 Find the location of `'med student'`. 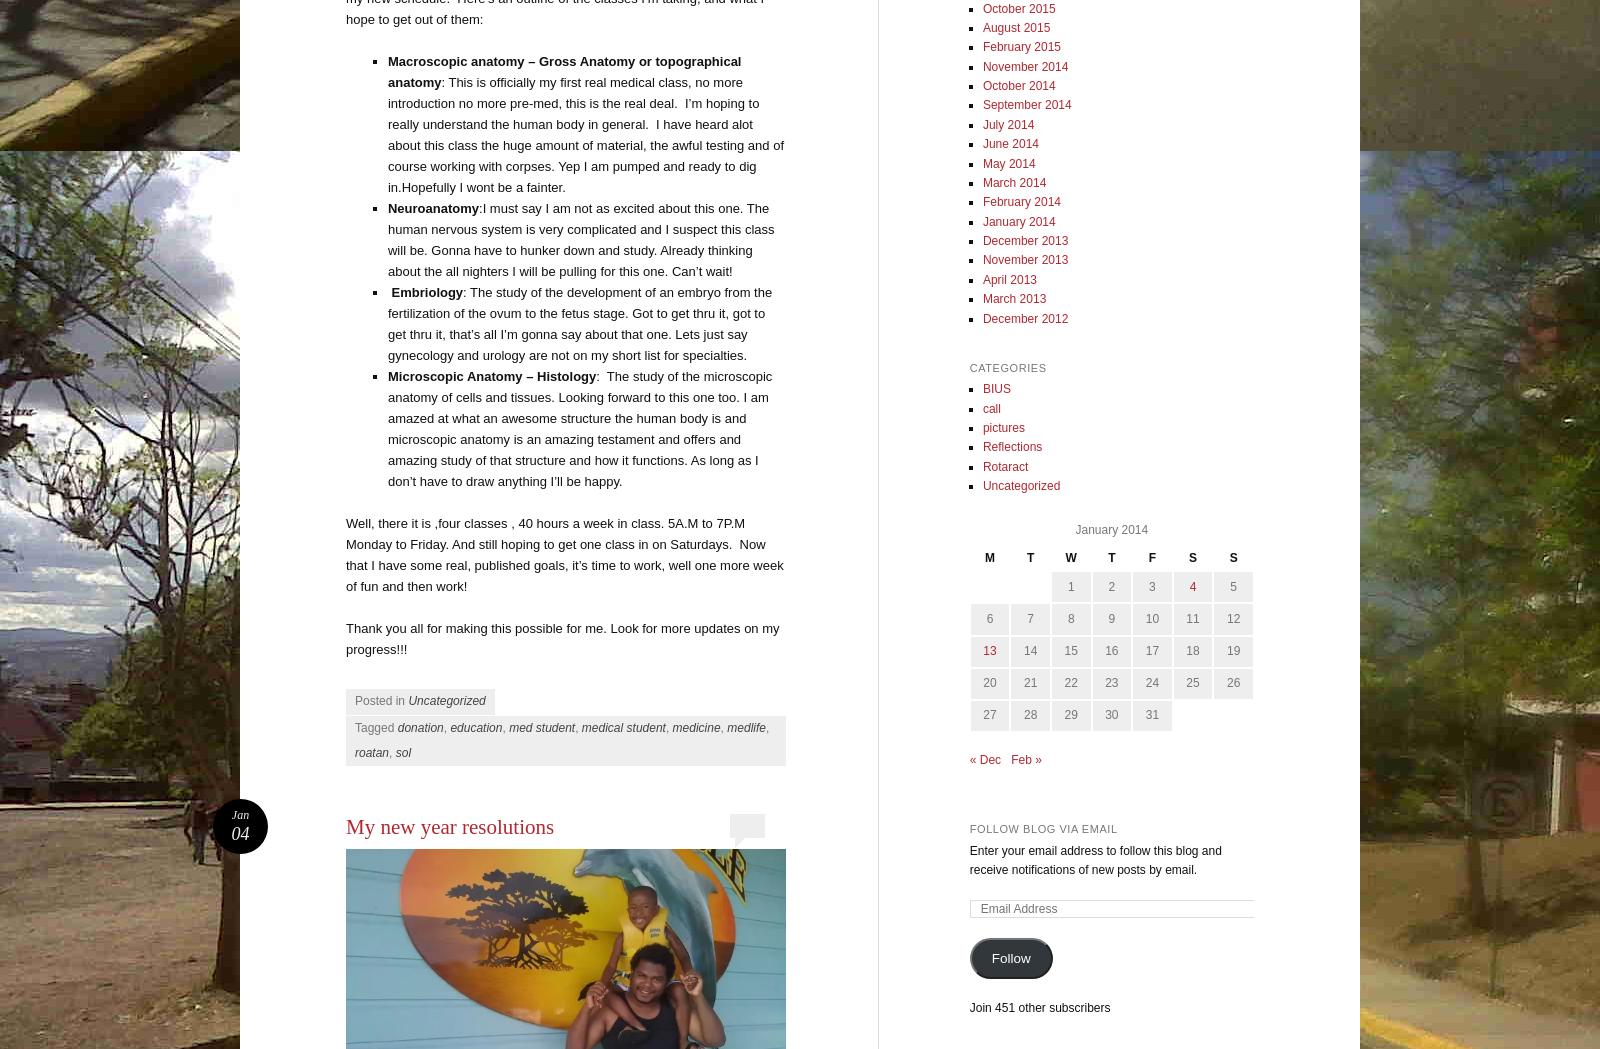

'med student' is located at coordinates (540, 726).